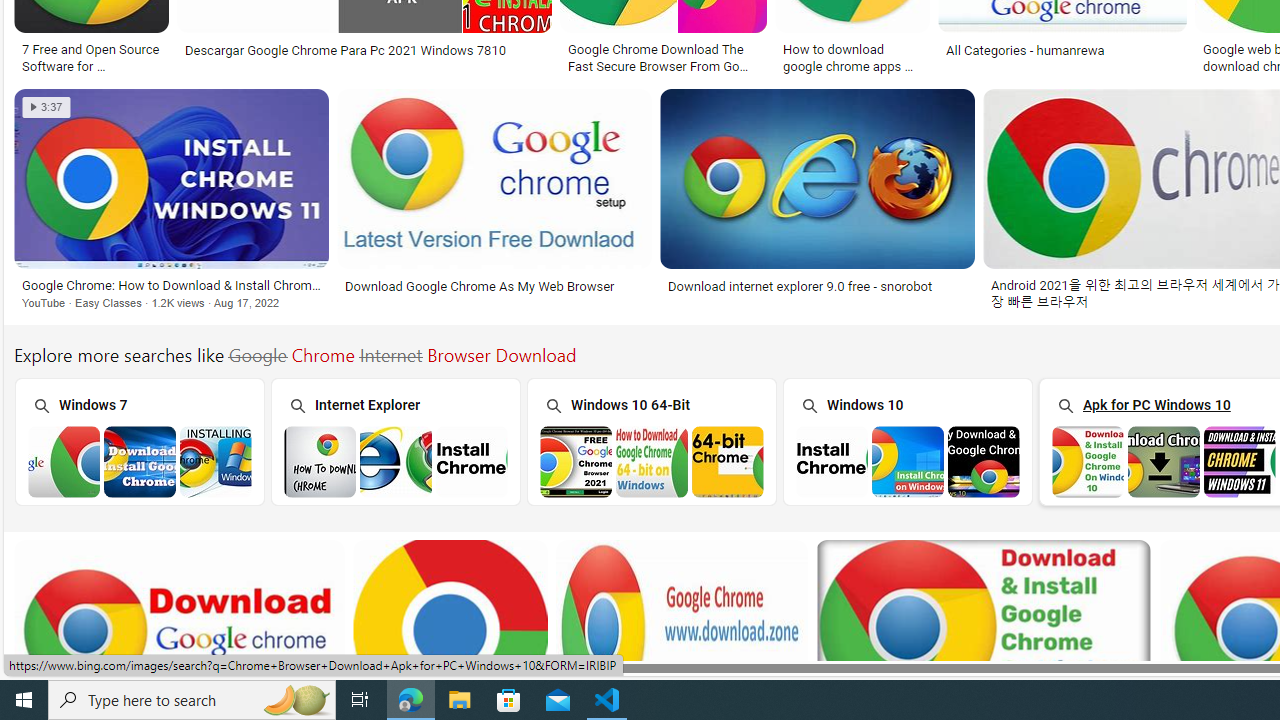 The width and height of the screenshot is (1280, 720). Describe the element at coordinates (494, 286) in the screenshot. I see `'Download Google Chrome As My Web Browser'` at that location.